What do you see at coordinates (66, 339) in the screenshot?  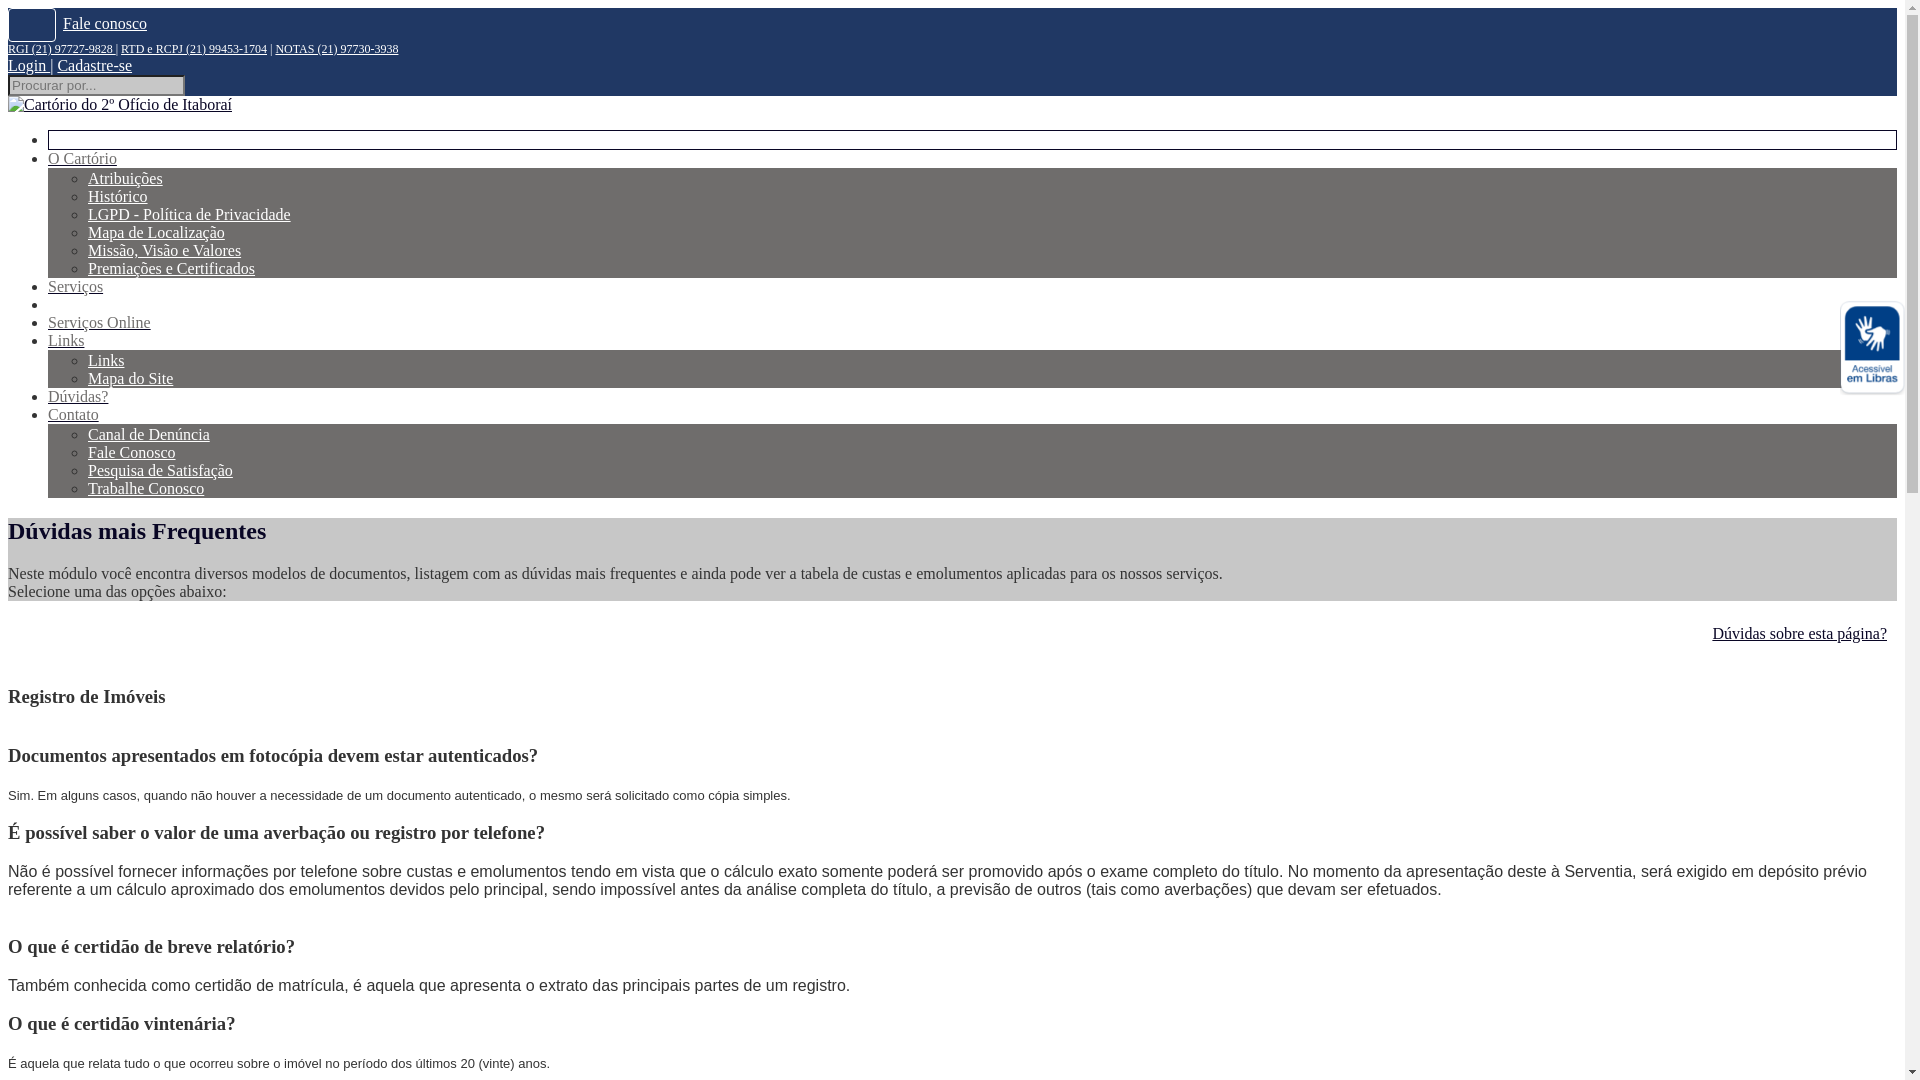 I see `'Links'` at bounding box center [66, 339].